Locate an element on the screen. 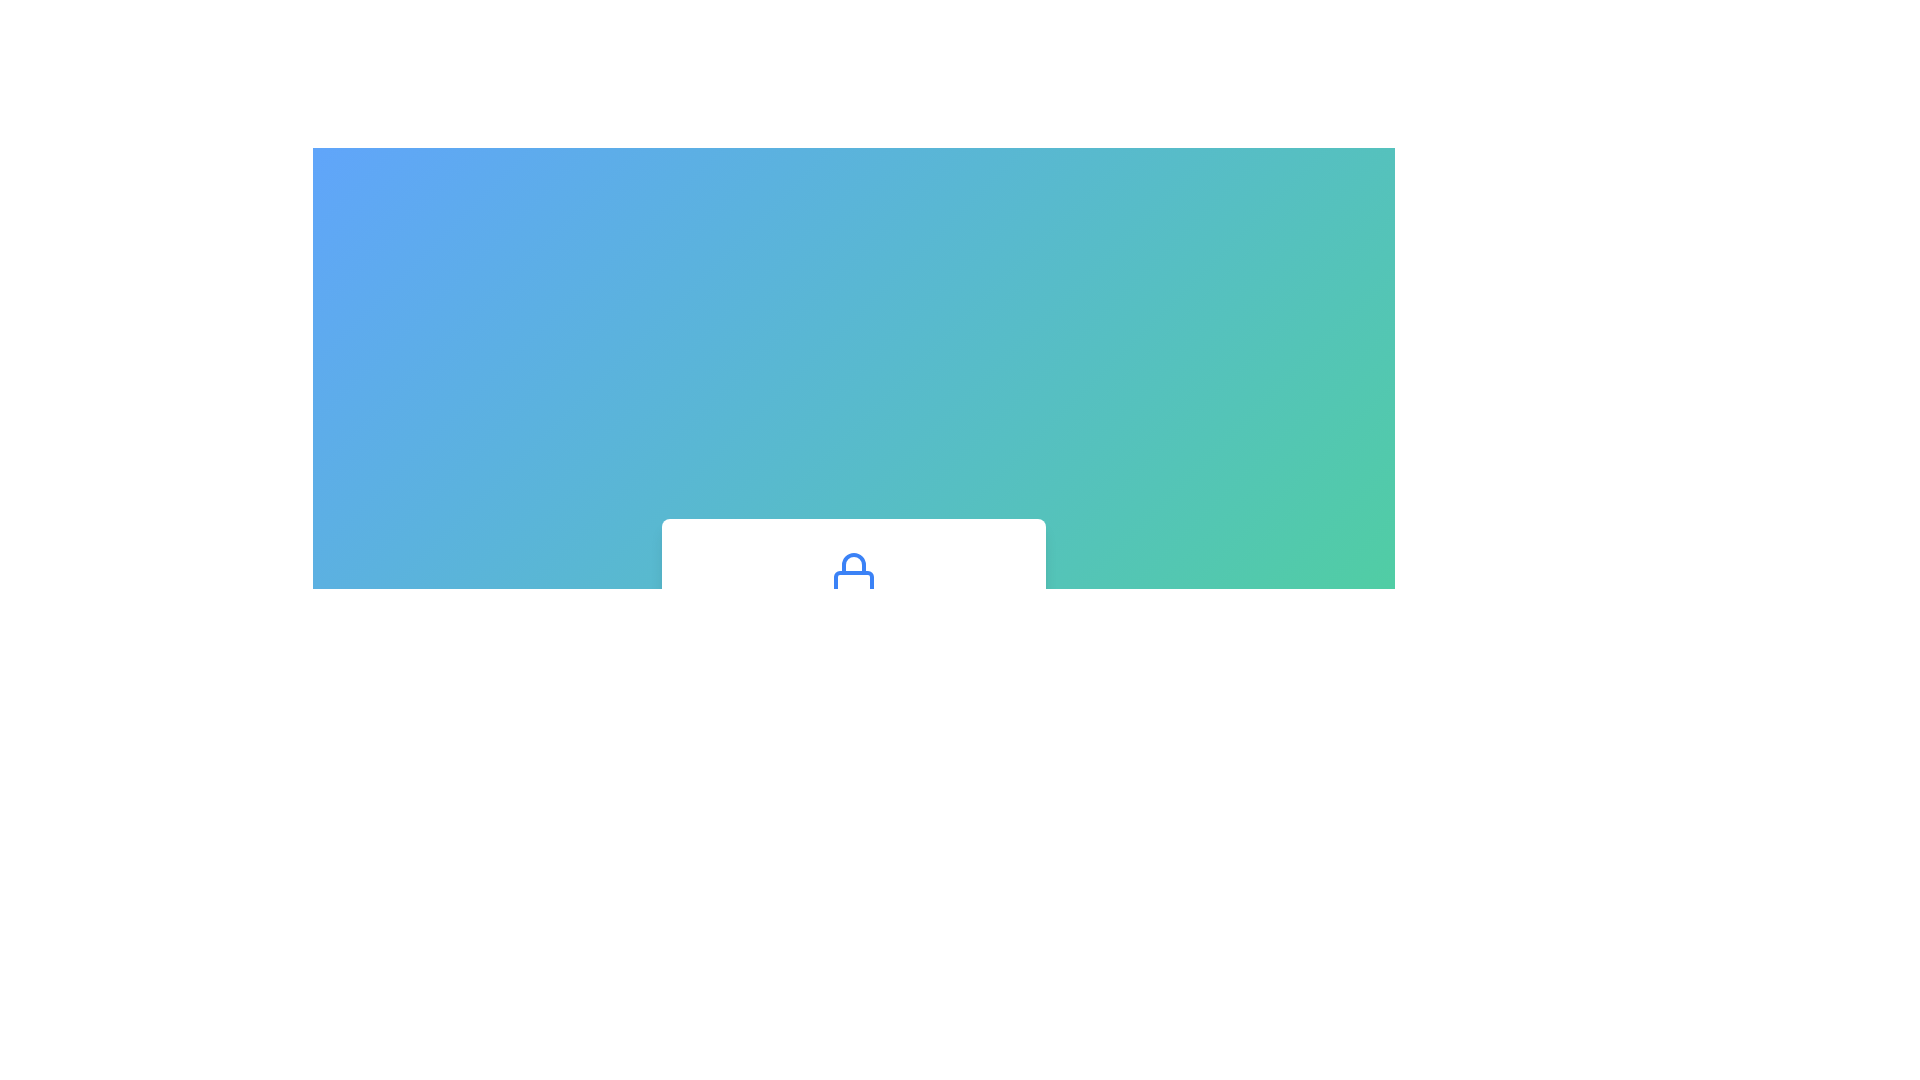  the graphical curved line that forms the shackle of the lock icon, which is positioned above the rectangular base of the lock body is located at coordinates (854, 563).